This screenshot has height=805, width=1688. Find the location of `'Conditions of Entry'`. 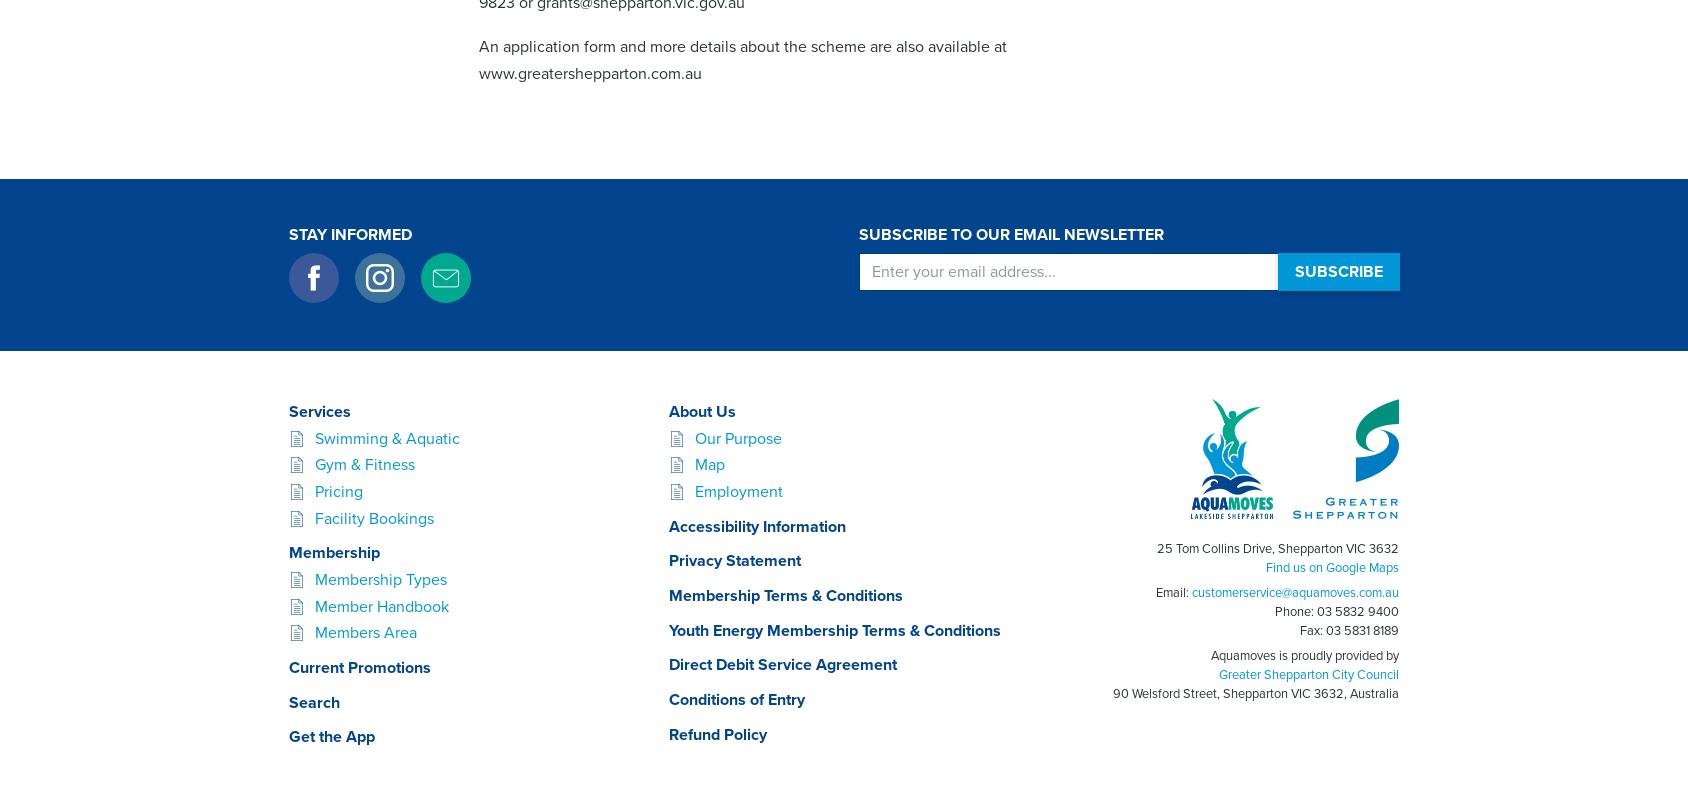

'Conditions of Entry' is located at coordinates (735, 700).